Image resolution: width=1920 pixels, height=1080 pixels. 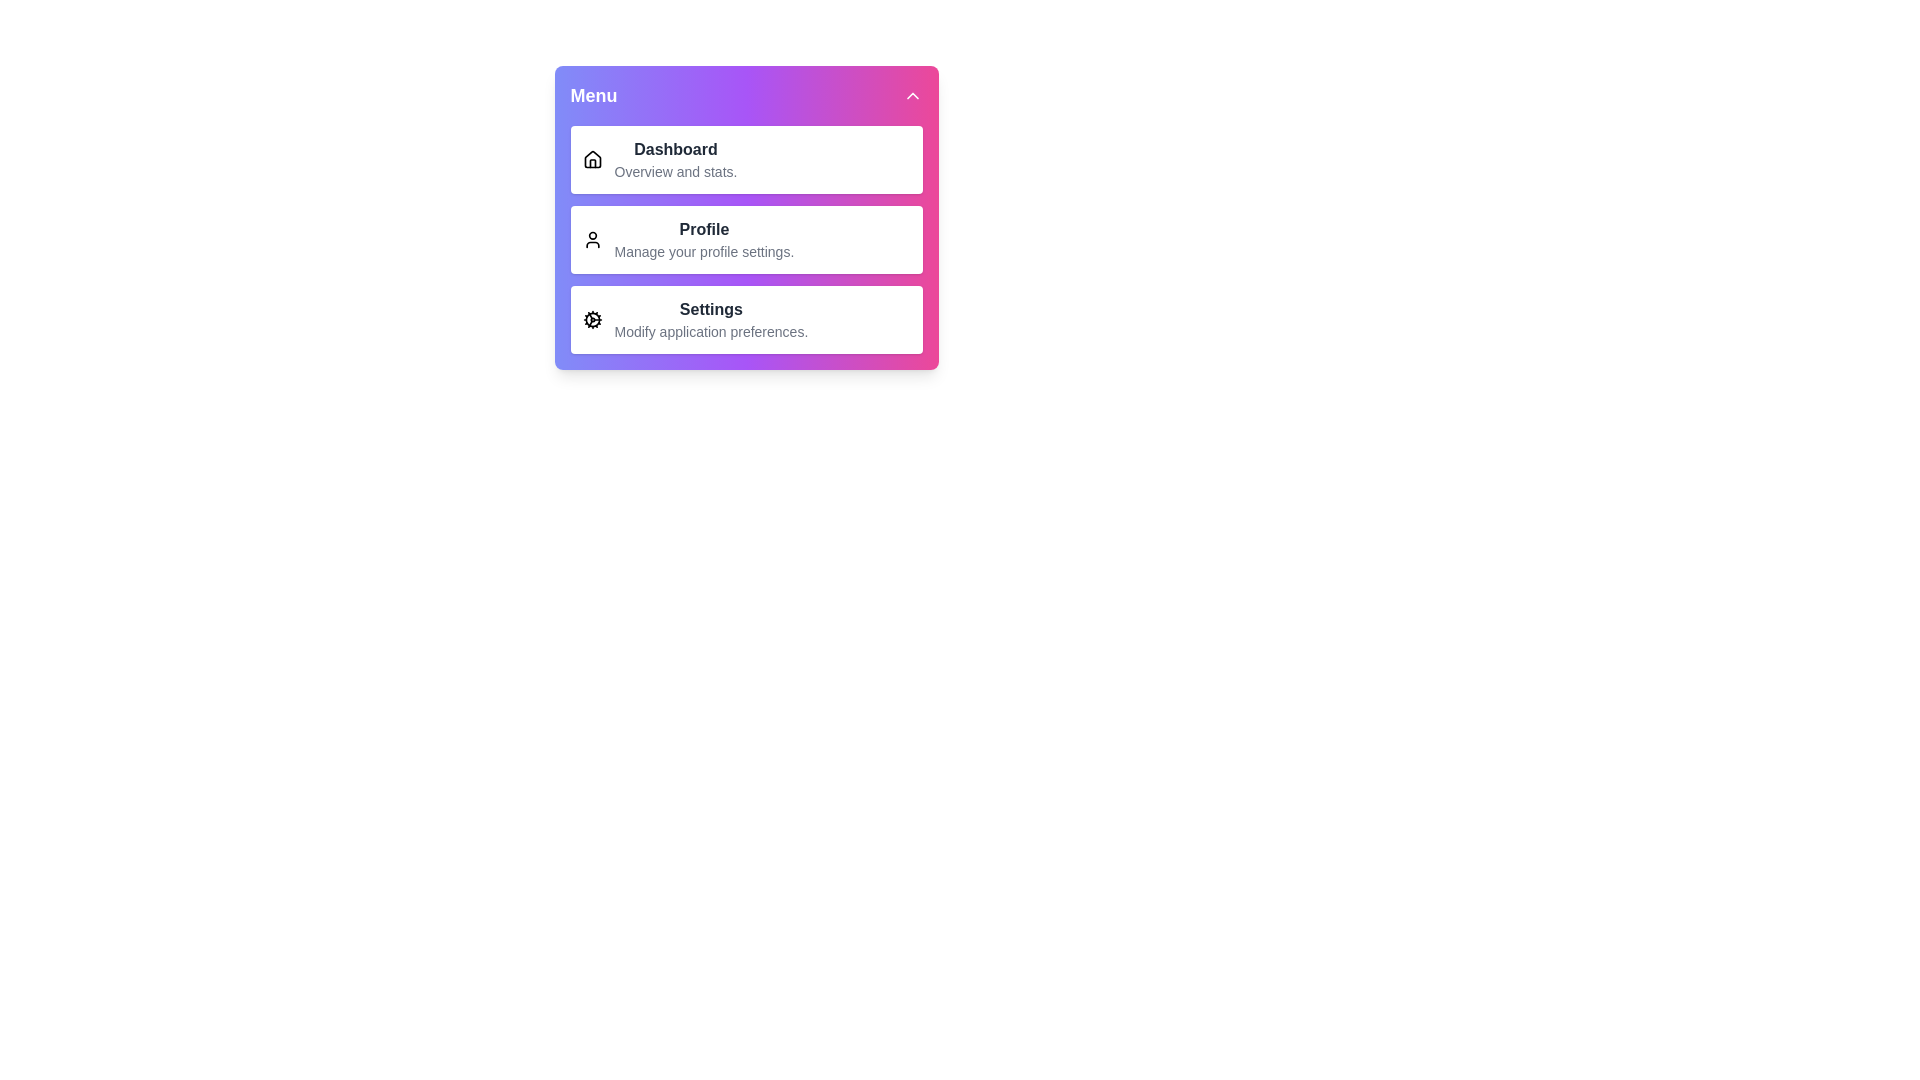 I want to click on the icon of the menu item labeled Profile, so click(x=591, y=238).